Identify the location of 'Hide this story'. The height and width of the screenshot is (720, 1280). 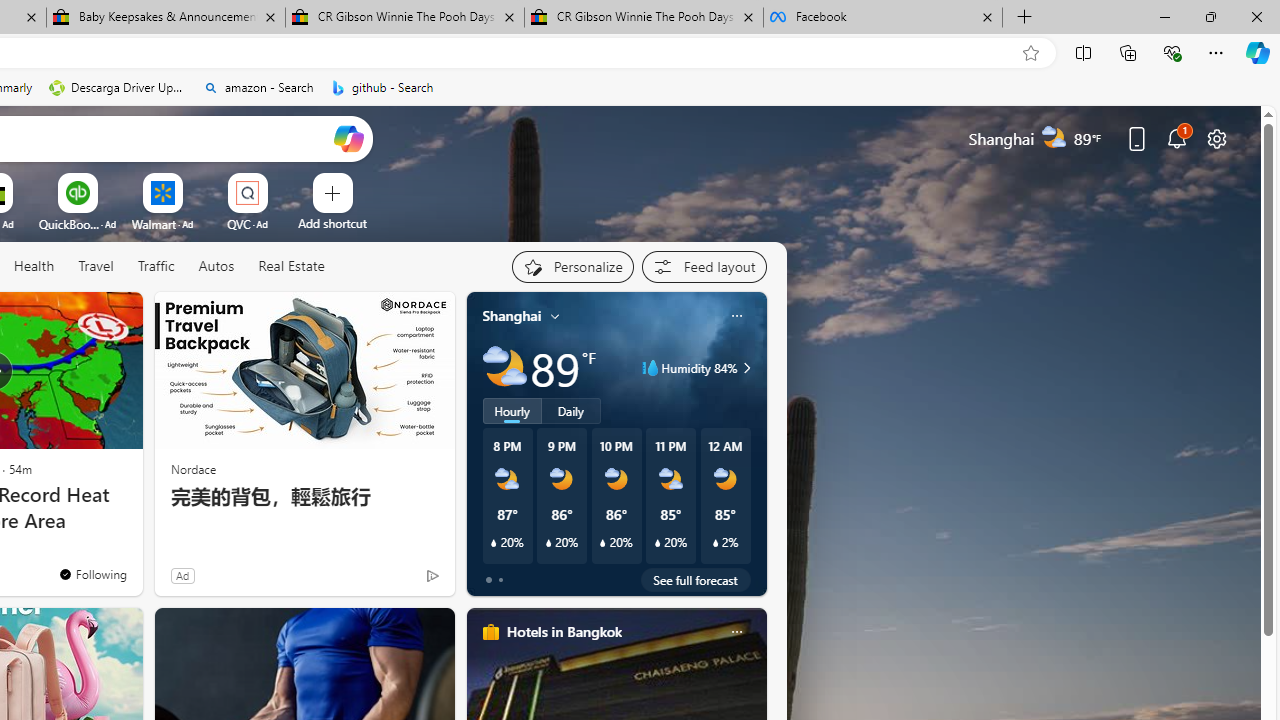
(81, 315).